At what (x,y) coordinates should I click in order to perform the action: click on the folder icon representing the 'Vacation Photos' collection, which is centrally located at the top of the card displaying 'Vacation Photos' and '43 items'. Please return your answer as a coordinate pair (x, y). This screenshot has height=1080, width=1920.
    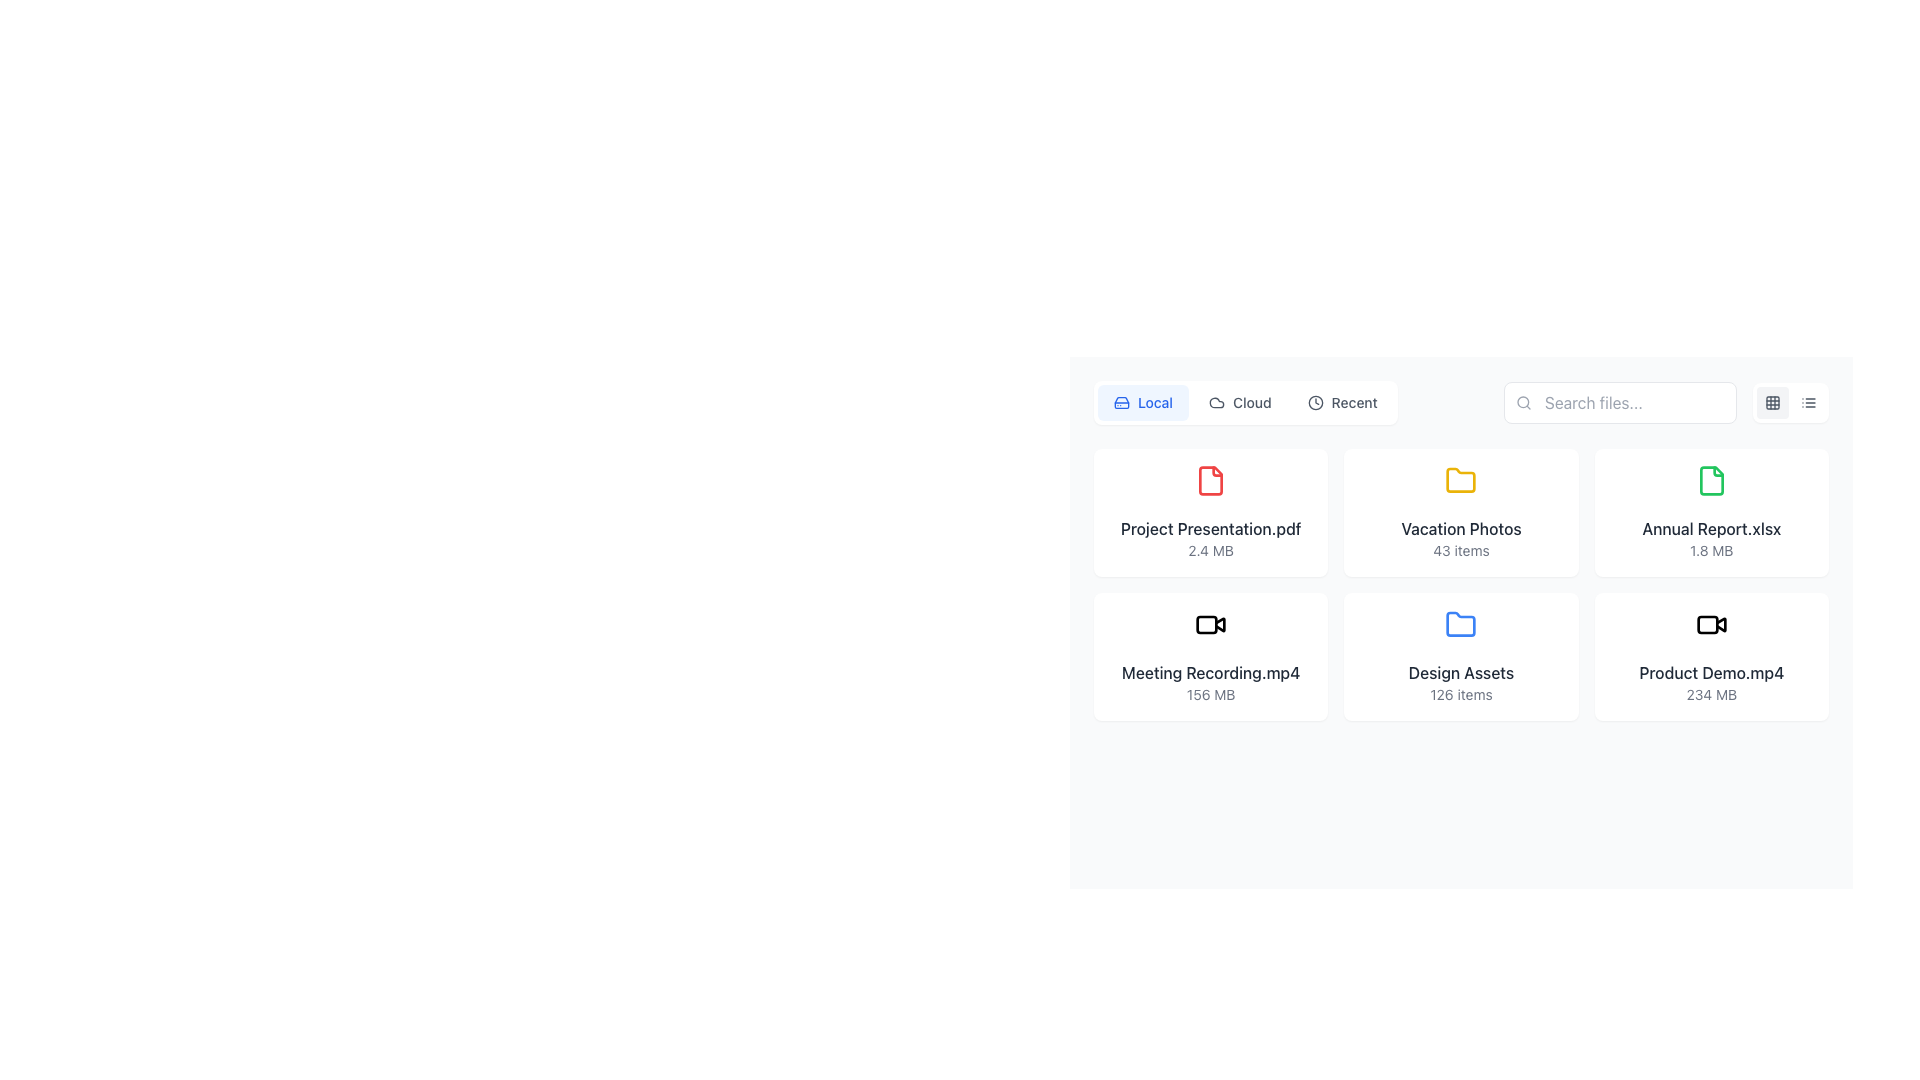
    Looking at the image, I should click on (1461, 481).